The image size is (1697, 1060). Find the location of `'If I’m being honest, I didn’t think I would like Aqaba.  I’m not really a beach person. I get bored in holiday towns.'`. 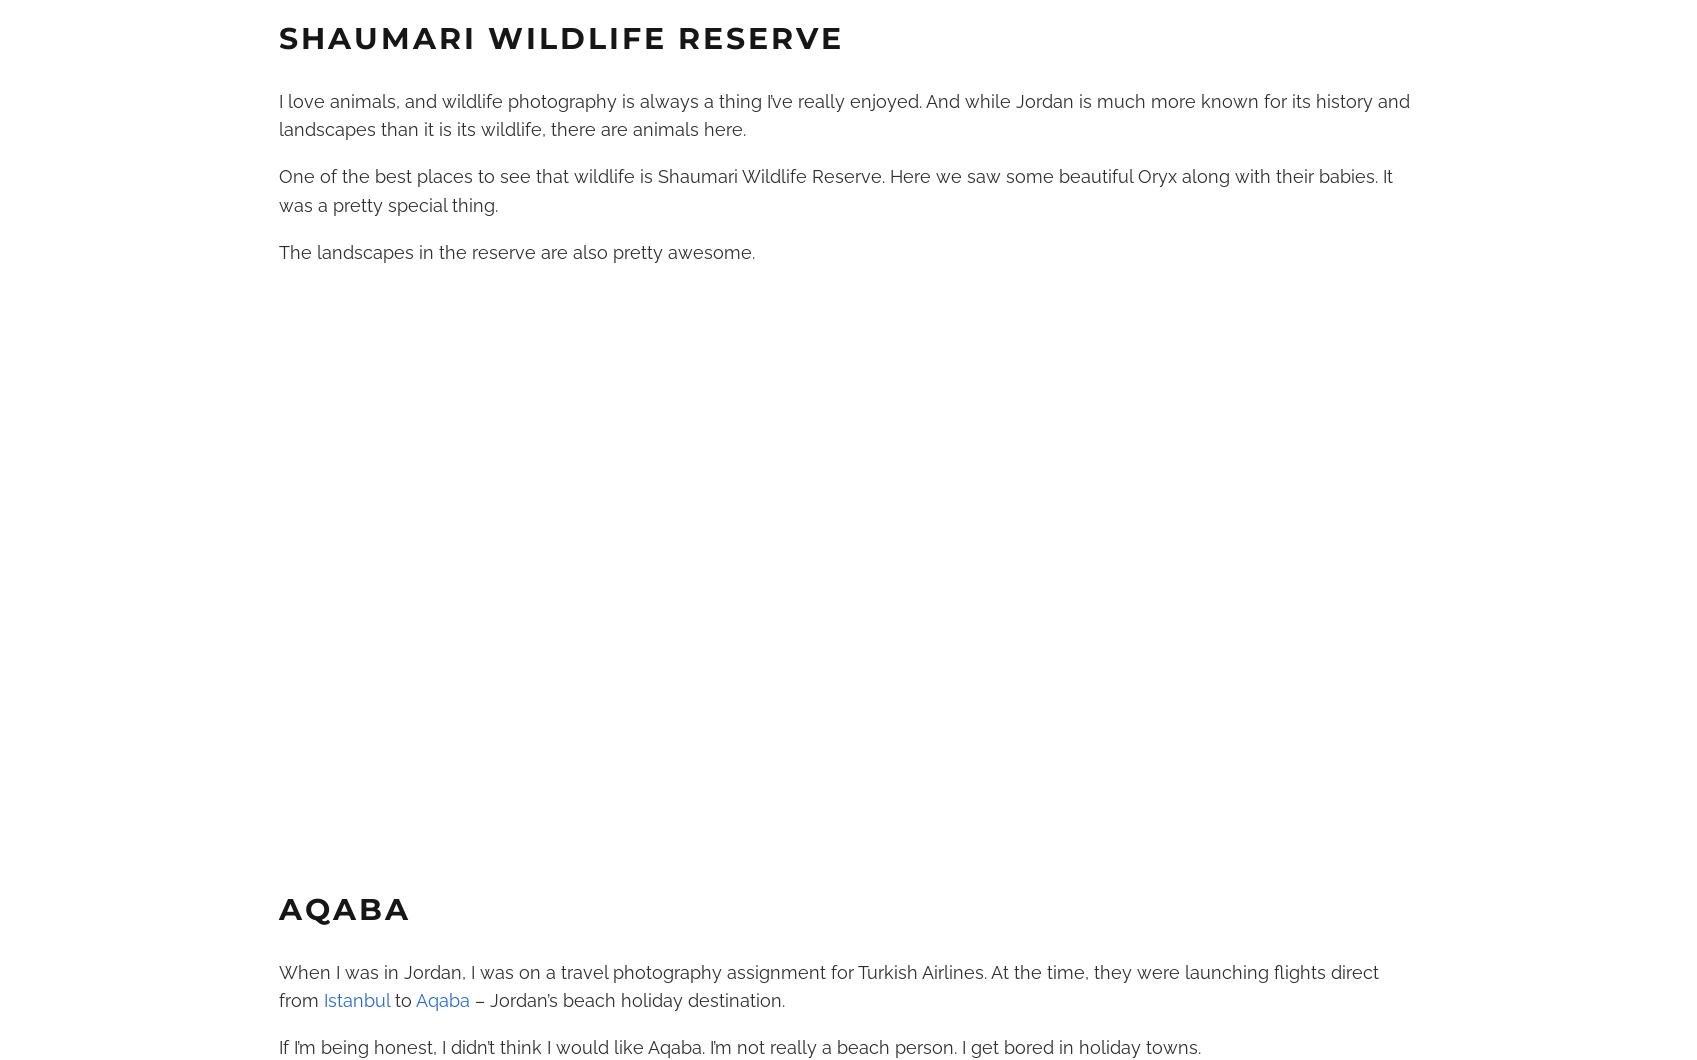

'If I’m being honest, I didn’t think I would like Aqaba.  I’m not really a beach person. I get bored in holiday towns.' is located at coordinates (276, 1046).